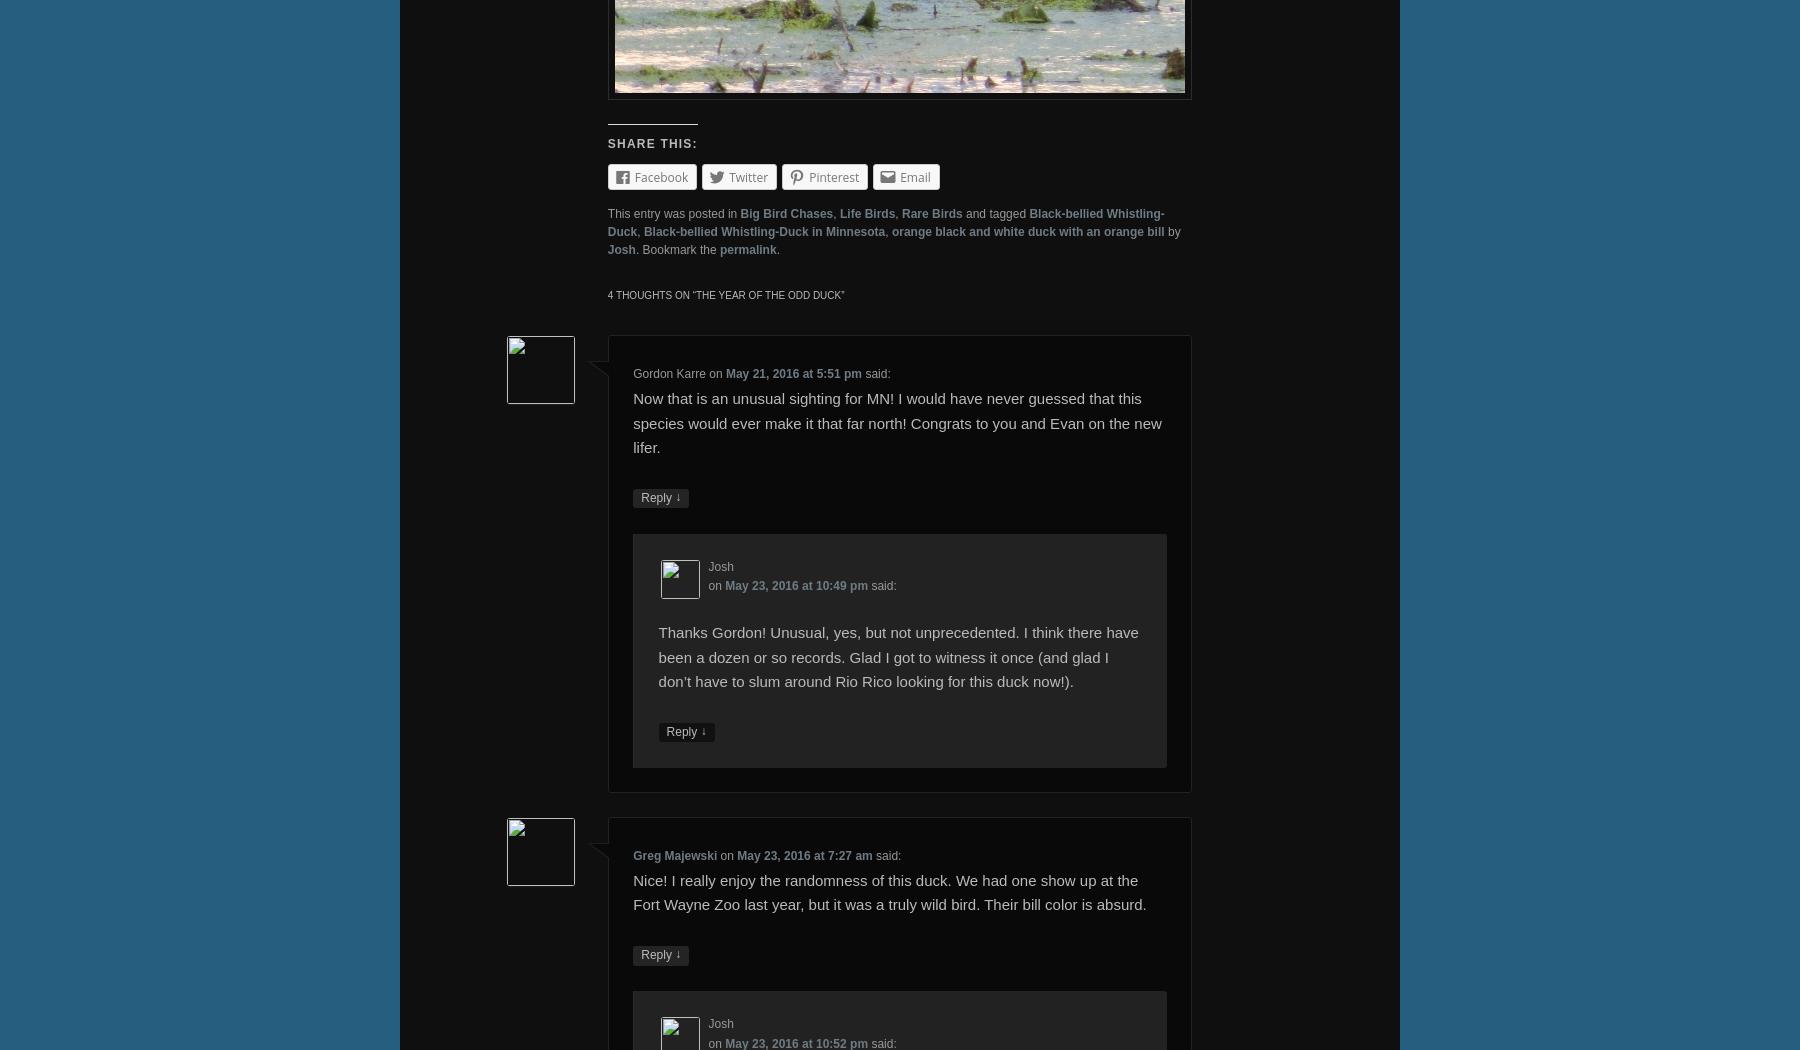  What do you see at coordinates (633, 176) in the screenshot?
I see `'Facebook'` at bounding box center [633, 176].